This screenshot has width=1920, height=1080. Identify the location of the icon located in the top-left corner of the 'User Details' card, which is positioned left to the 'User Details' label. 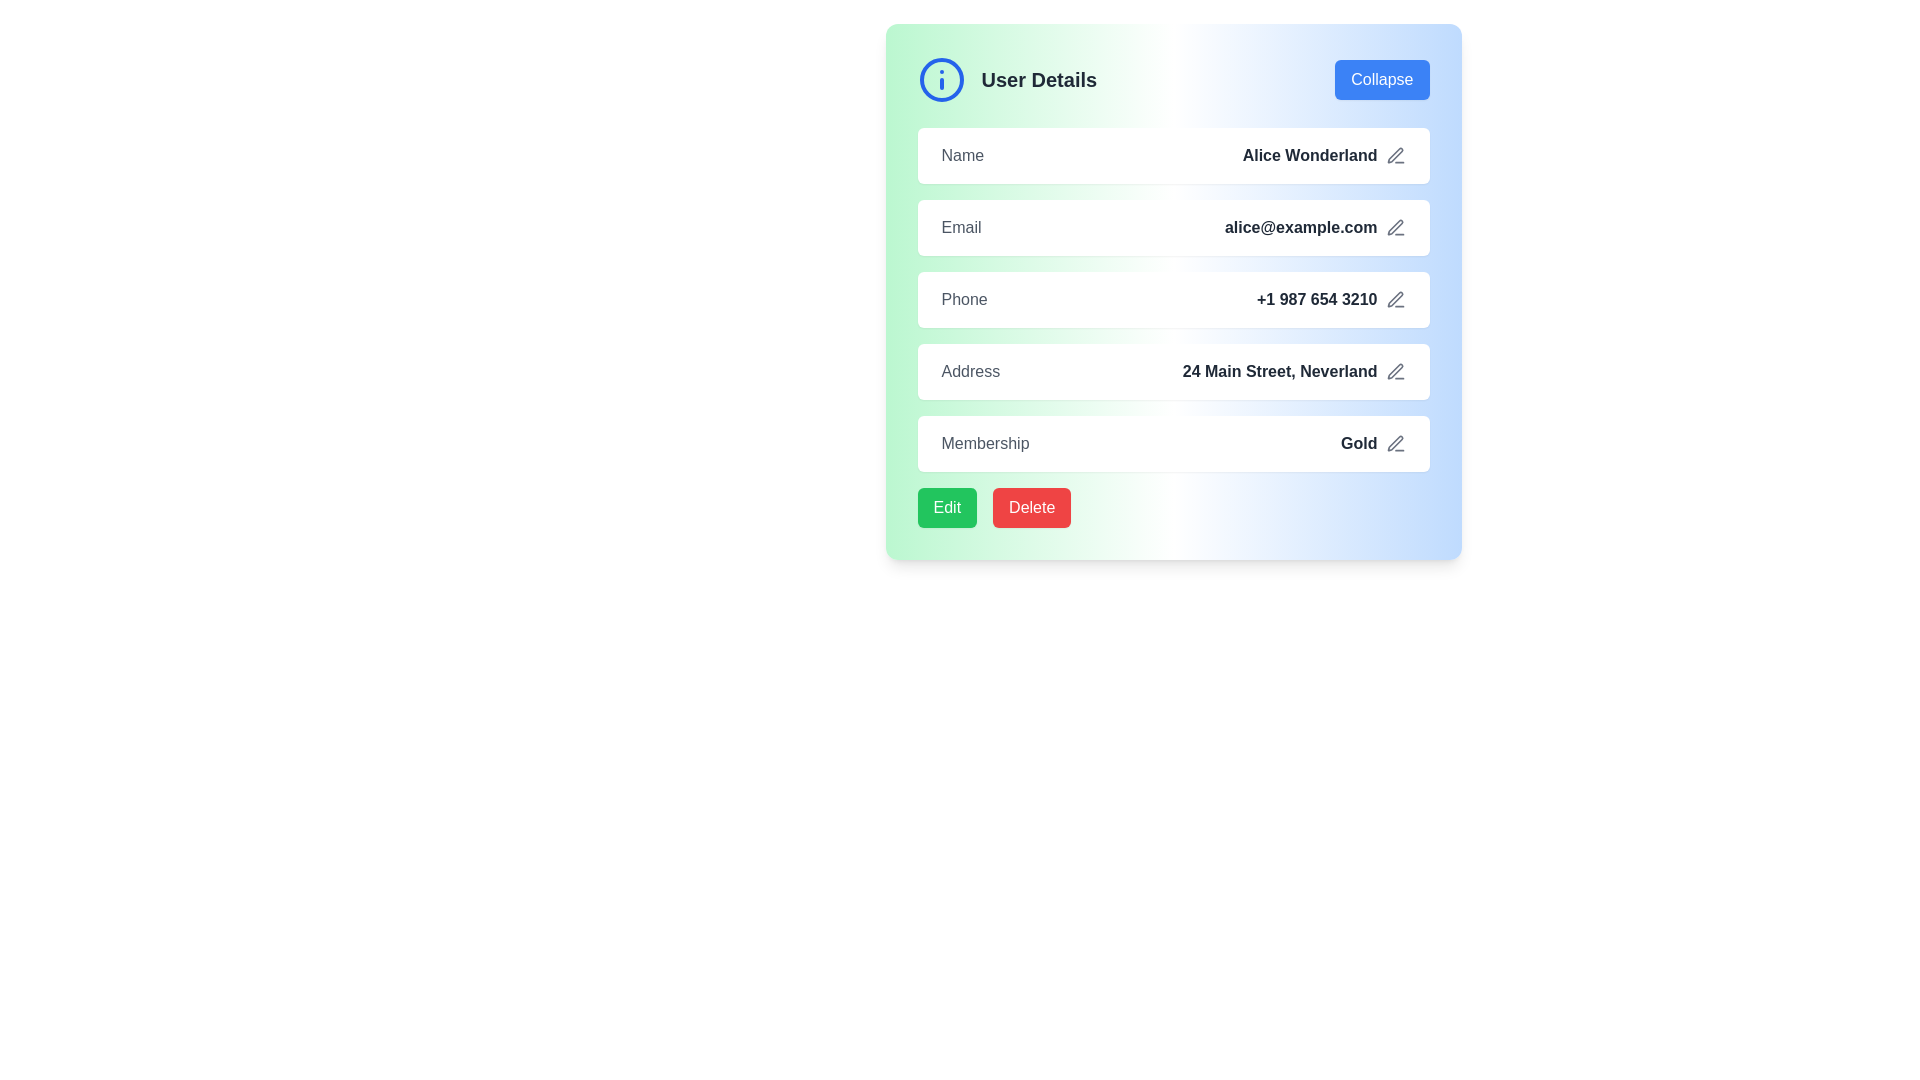
(940, 79).